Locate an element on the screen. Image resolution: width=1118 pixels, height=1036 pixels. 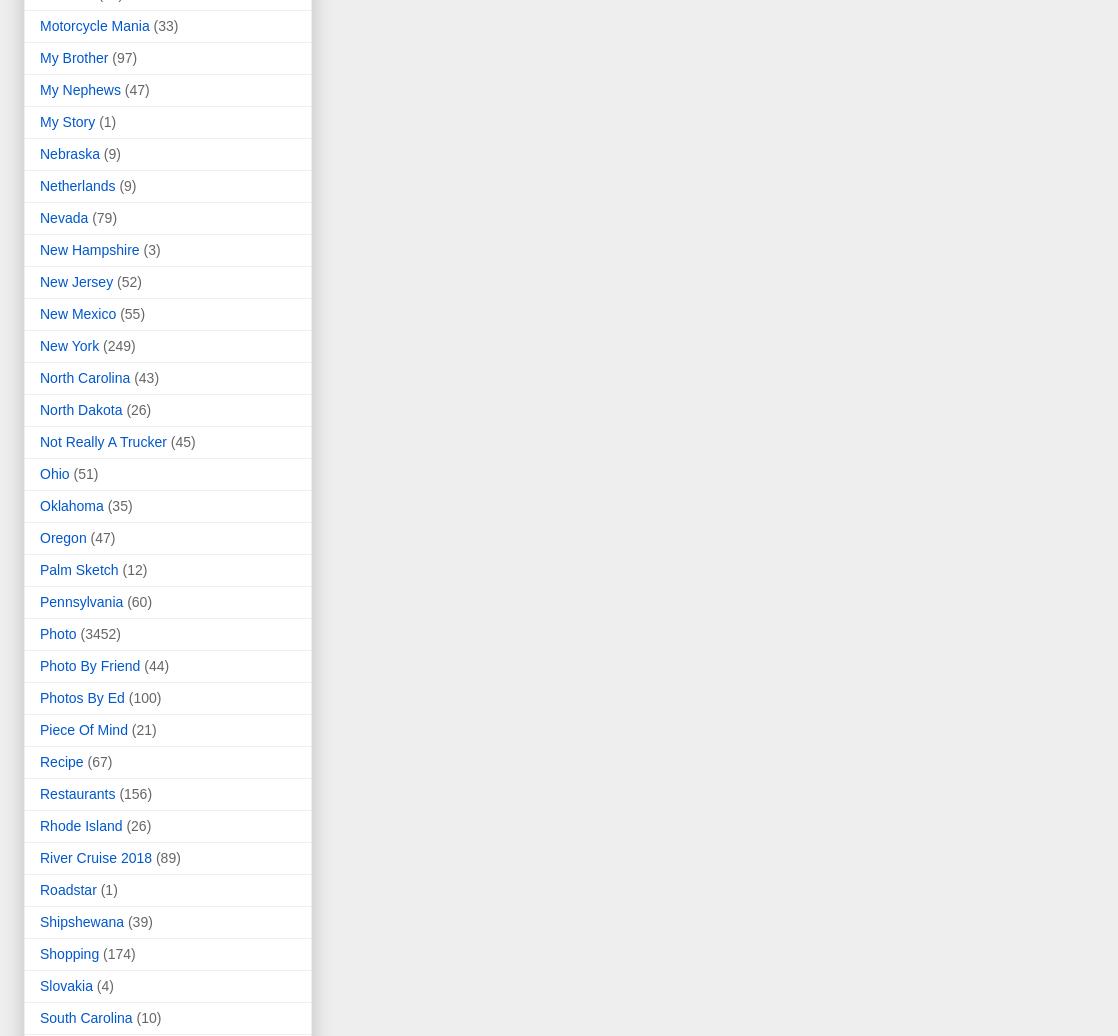
'Netherlands' is located at coordinates (40, 185).